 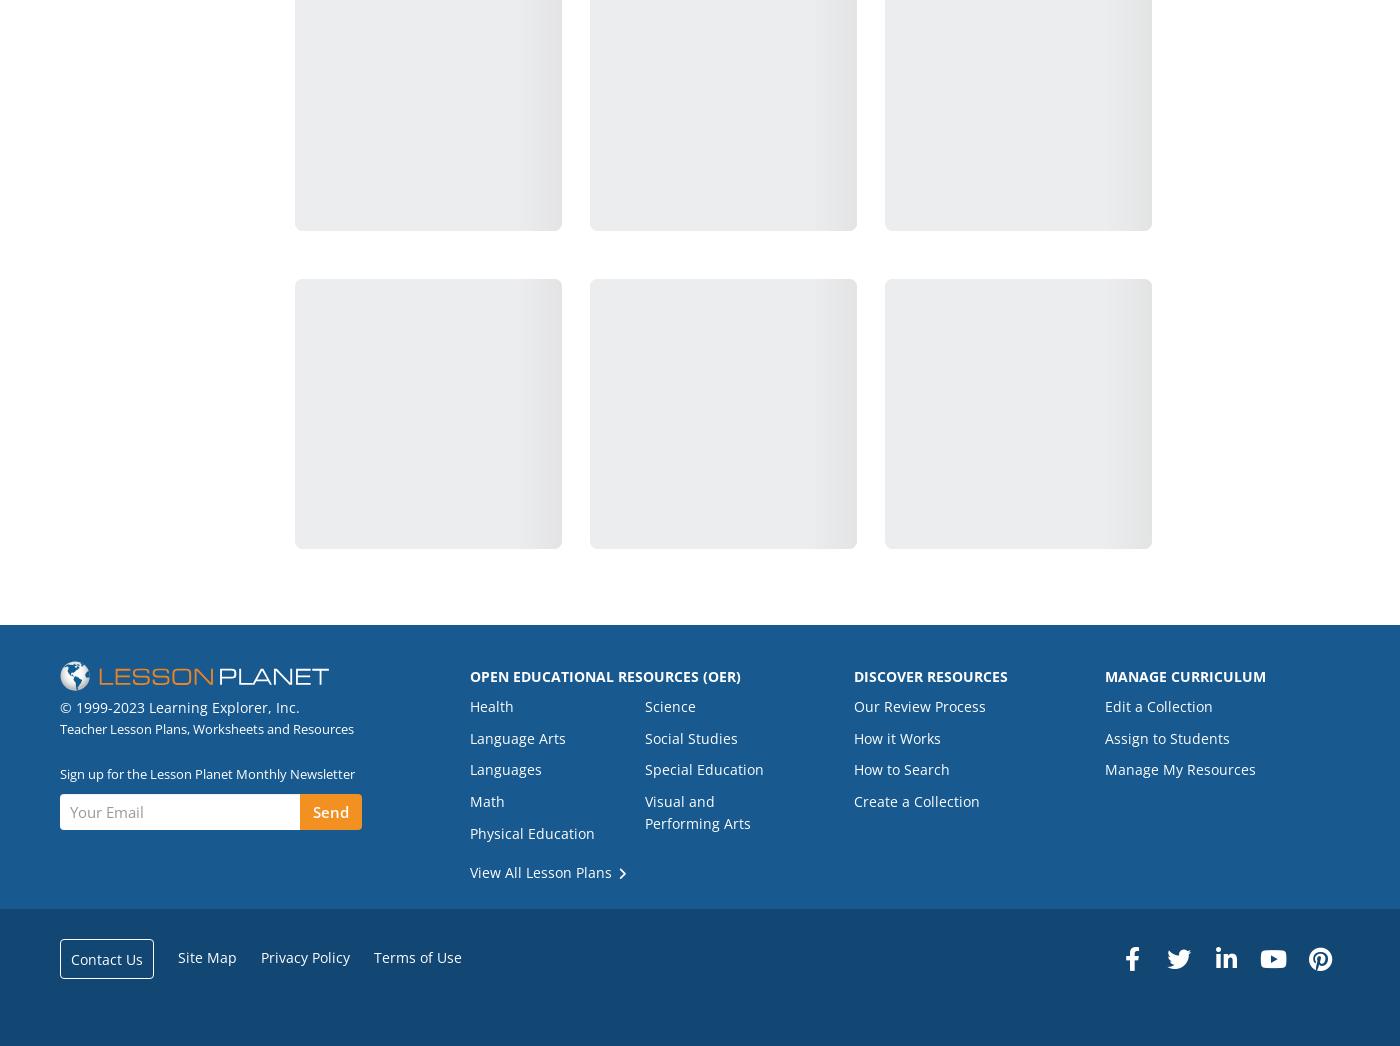 What do you see at coordinates (585, 675) in the screenshot?
I see `'Open Educational Resources'` at bounding box center [585, 675].